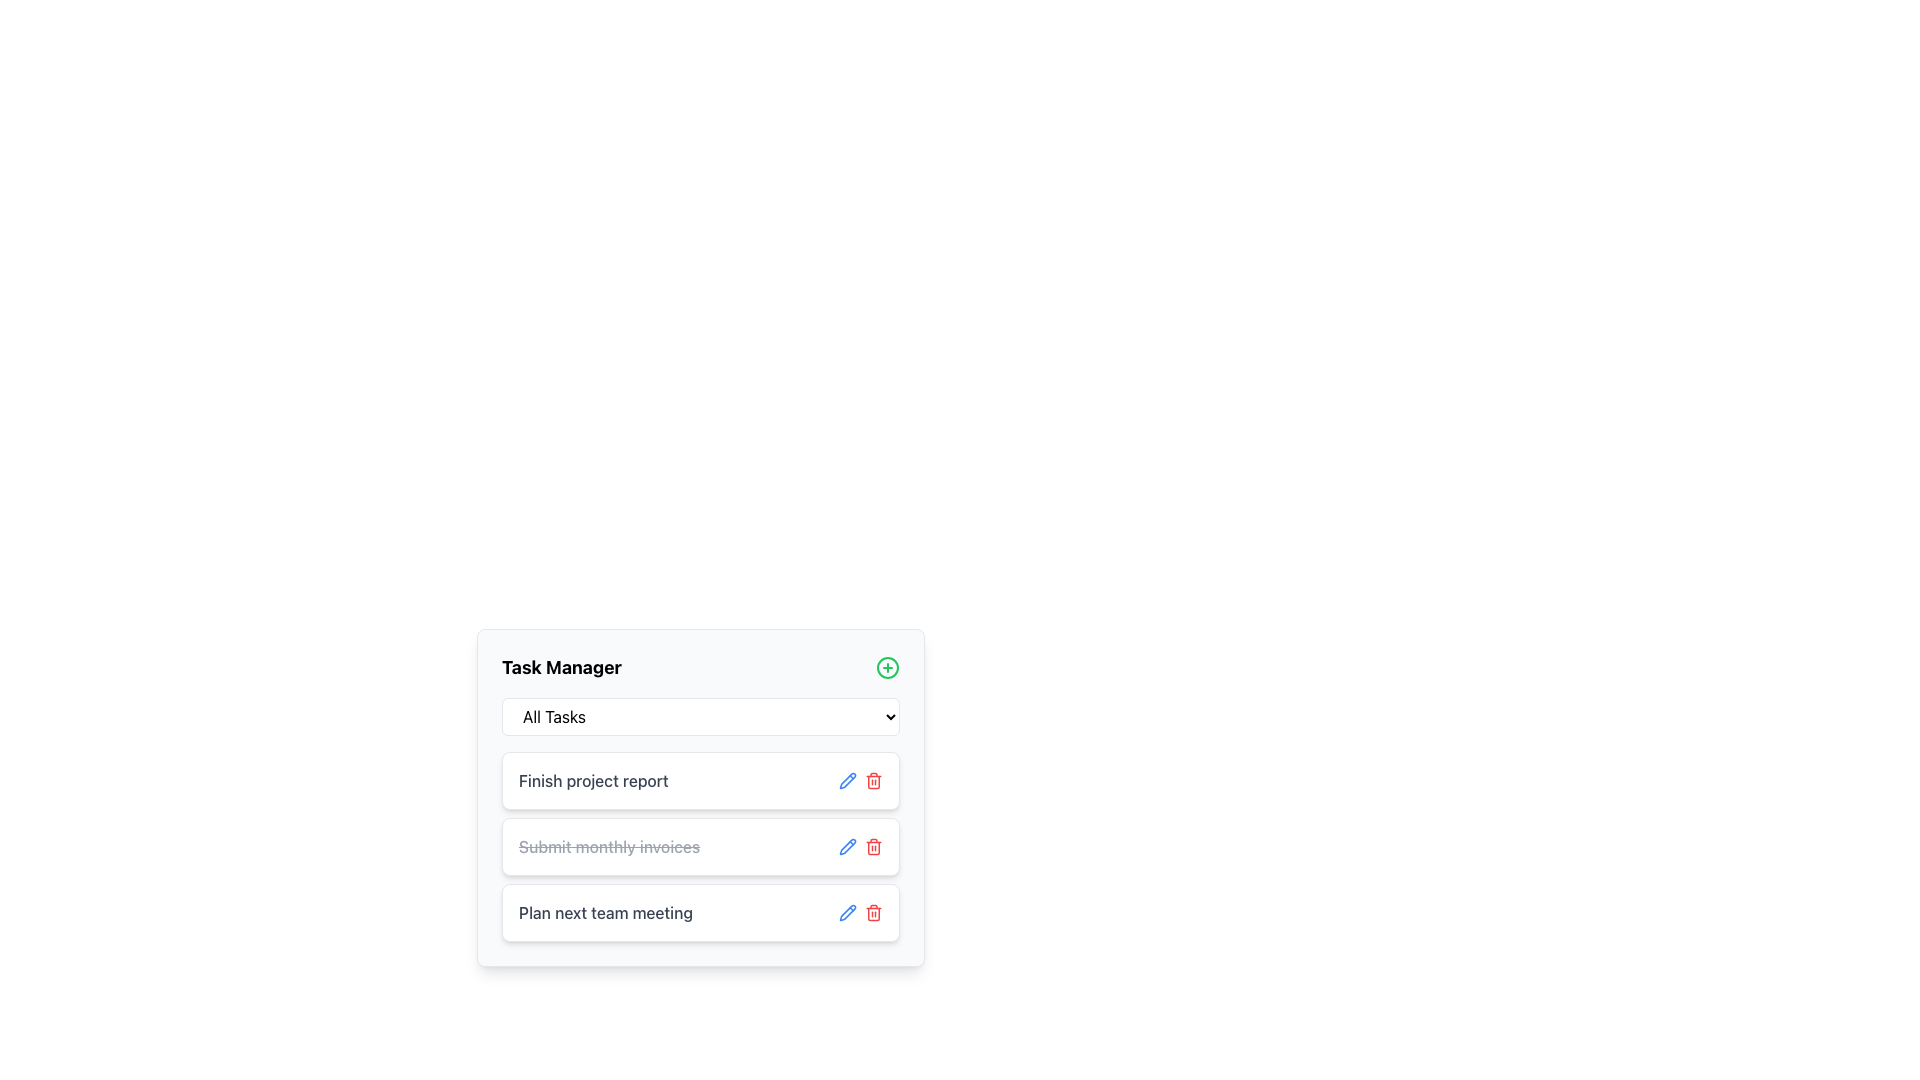  Describe the element at coordinates (604, 913) in the screenshot. I see `the text label displaying 'Plan next team meeting'` at that location.